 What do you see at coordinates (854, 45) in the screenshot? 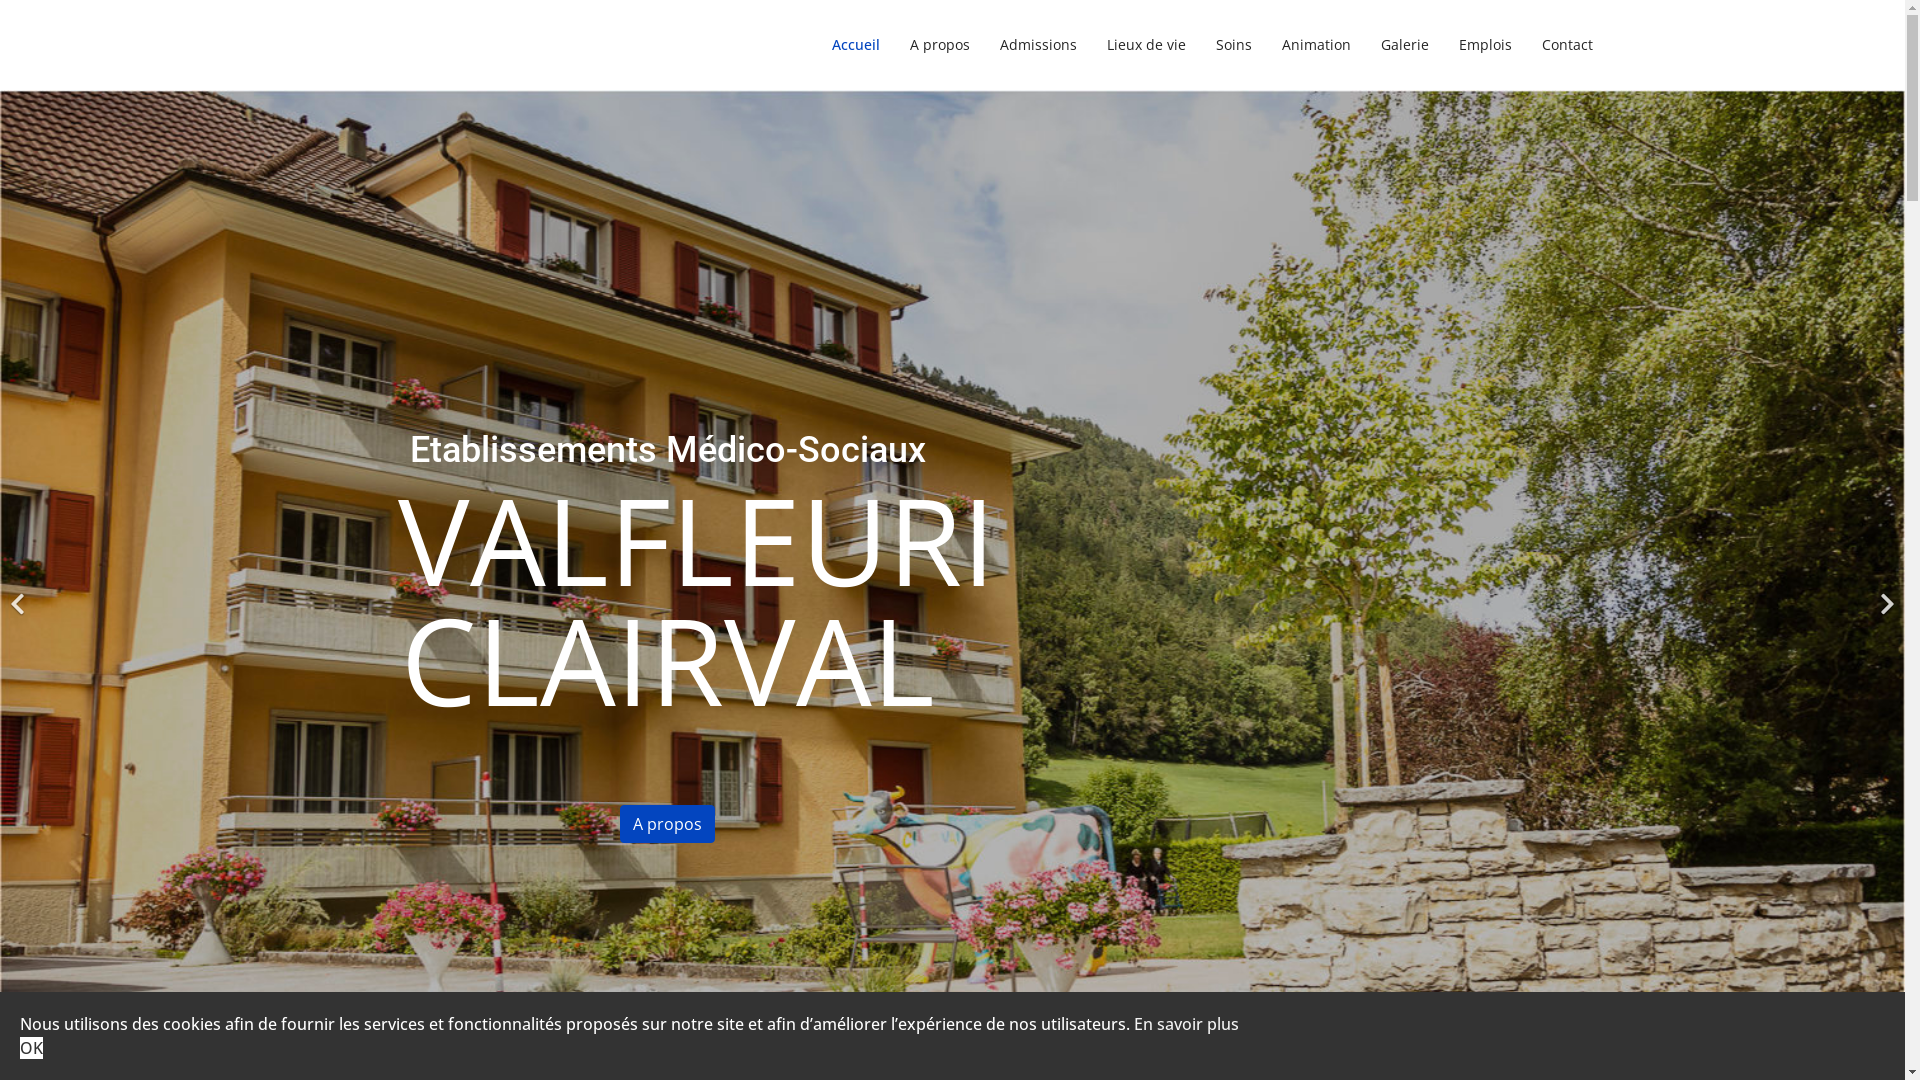
I see `'Accueil'` at bounding box center [854, 45].